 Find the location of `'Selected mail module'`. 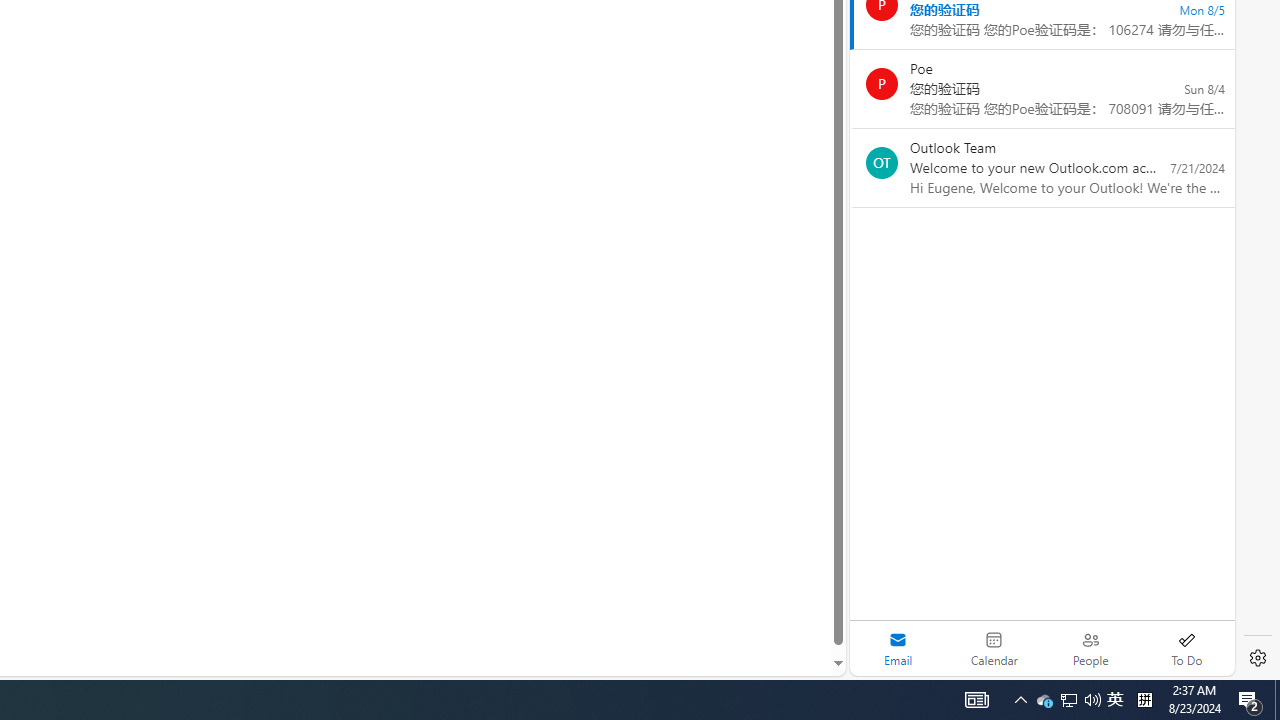

'Selected mail module' is located at coordinates (897, 648).